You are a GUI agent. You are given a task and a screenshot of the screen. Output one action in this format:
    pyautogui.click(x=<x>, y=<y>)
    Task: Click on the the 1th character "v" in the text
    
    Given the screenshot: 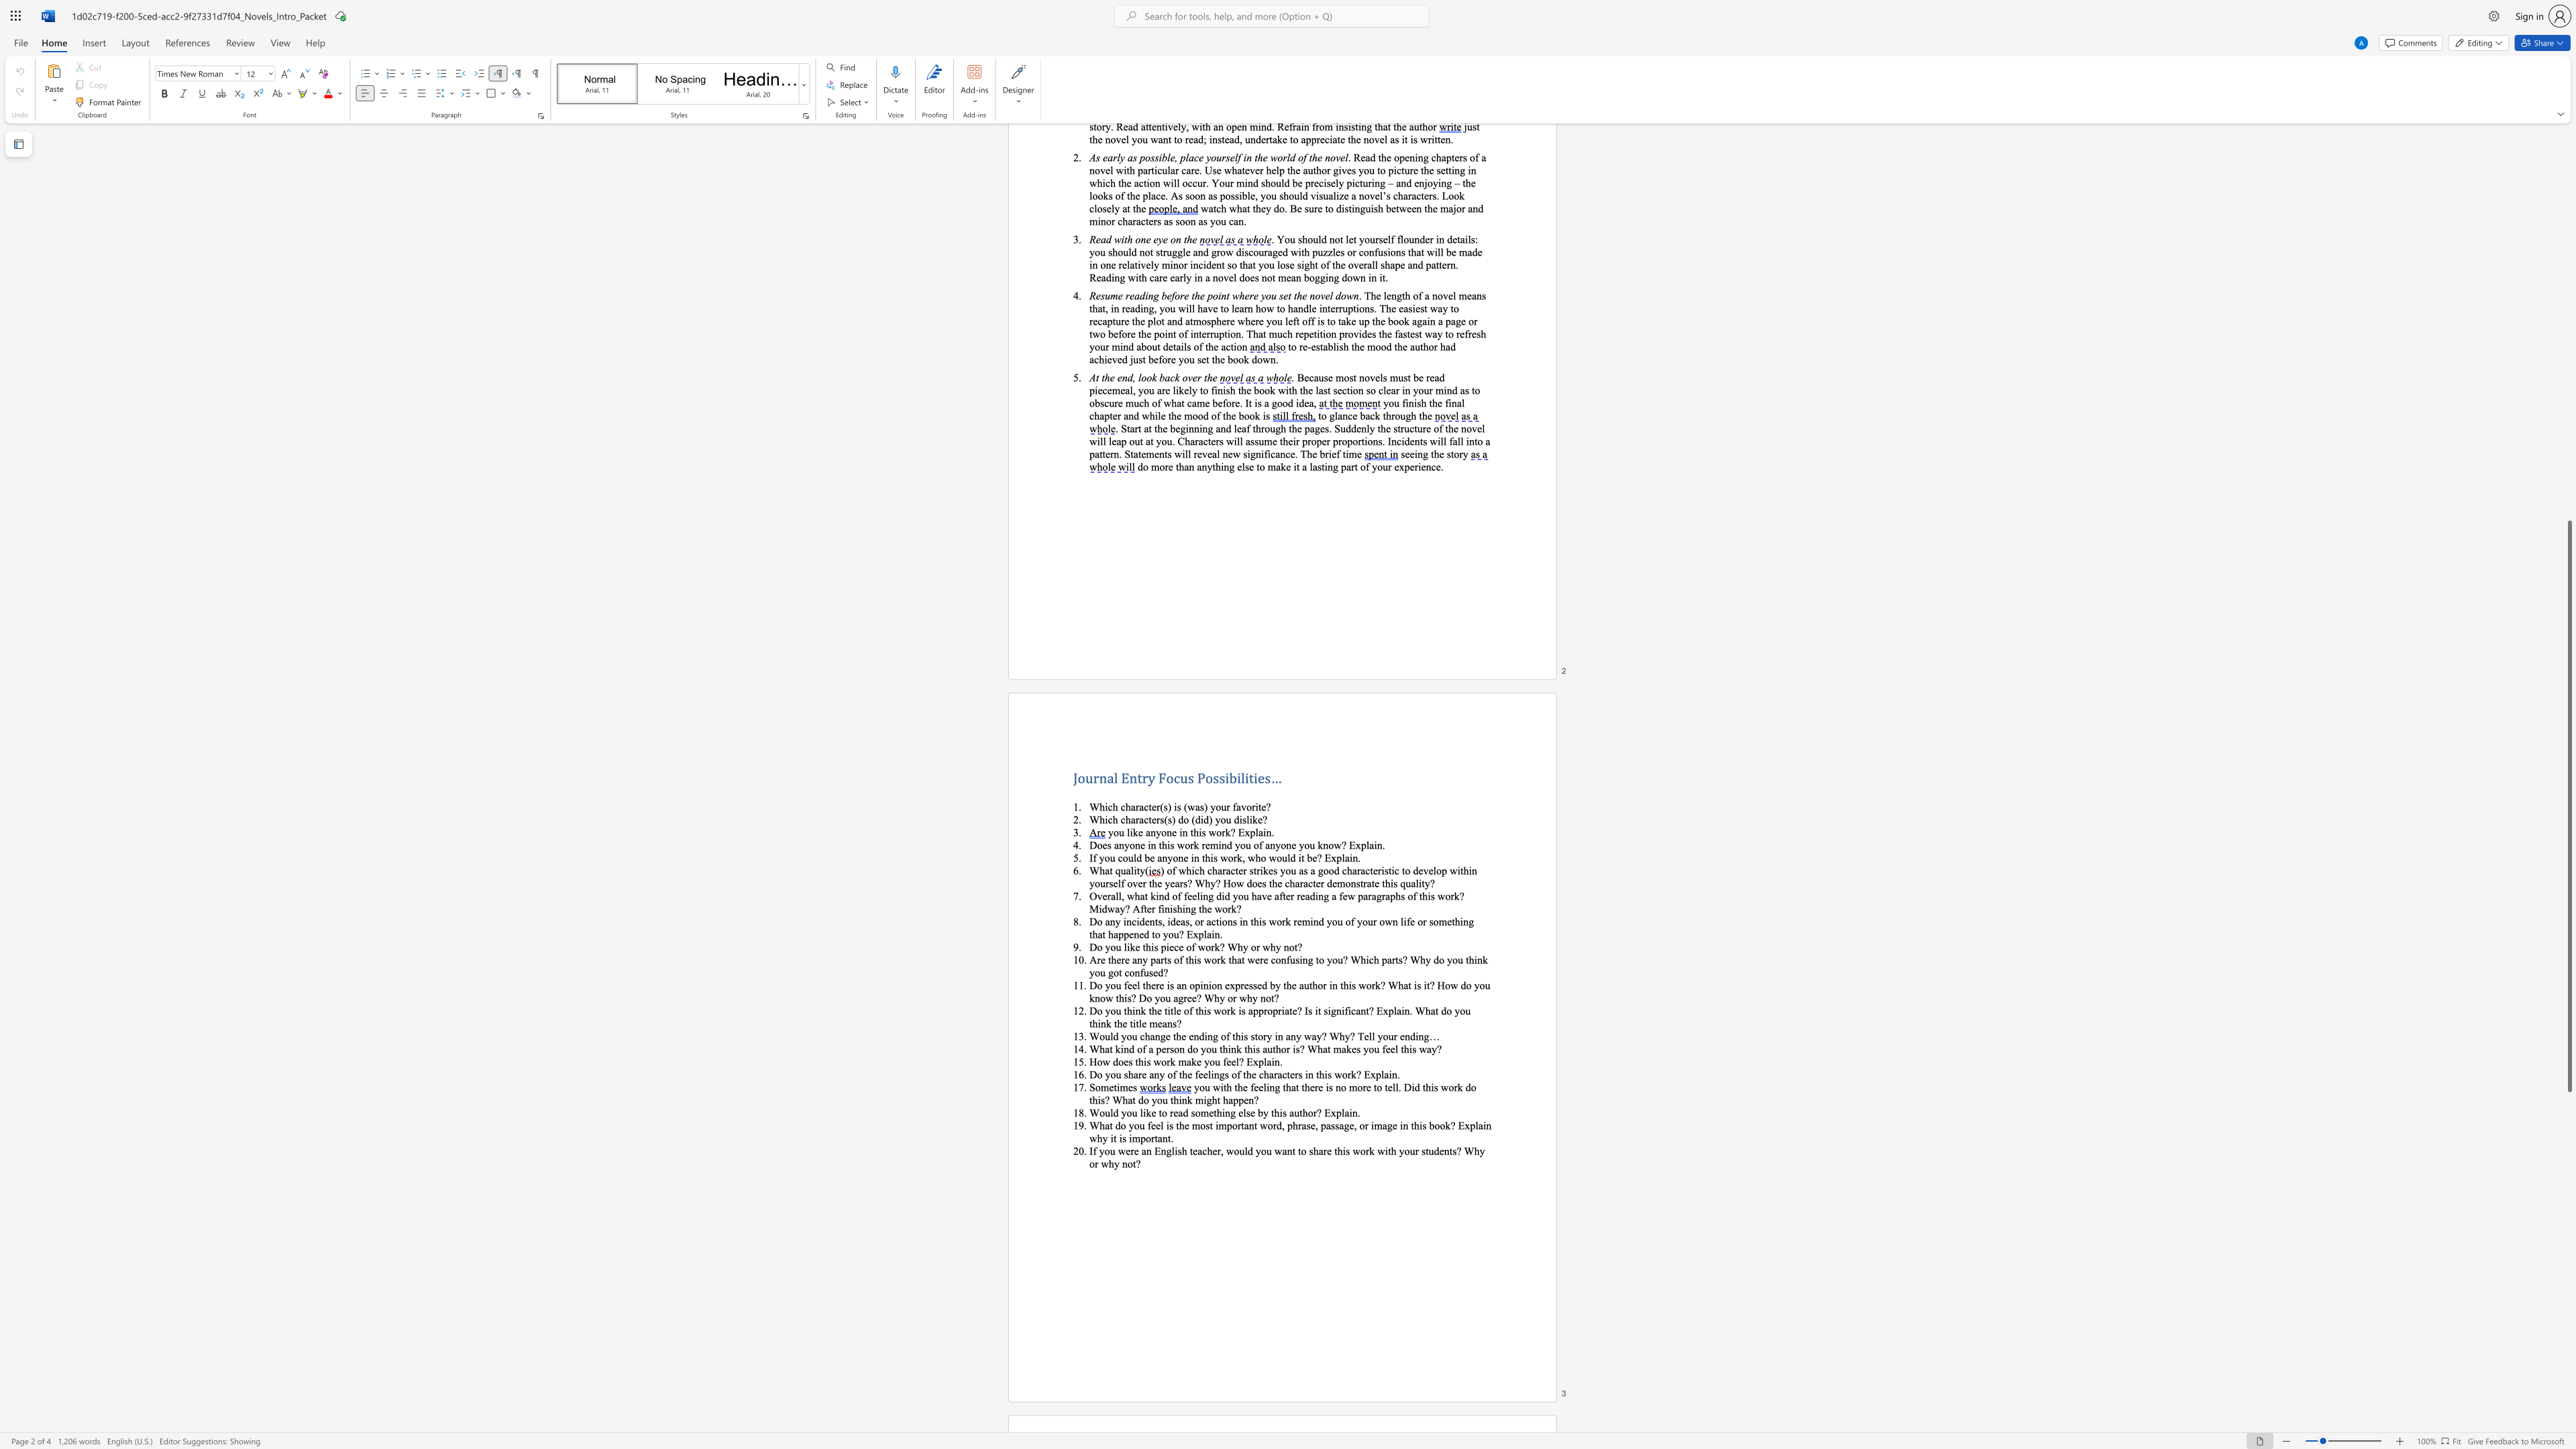 What is the action you would take?
    pyautogui.click(x=1242, y=806)
    